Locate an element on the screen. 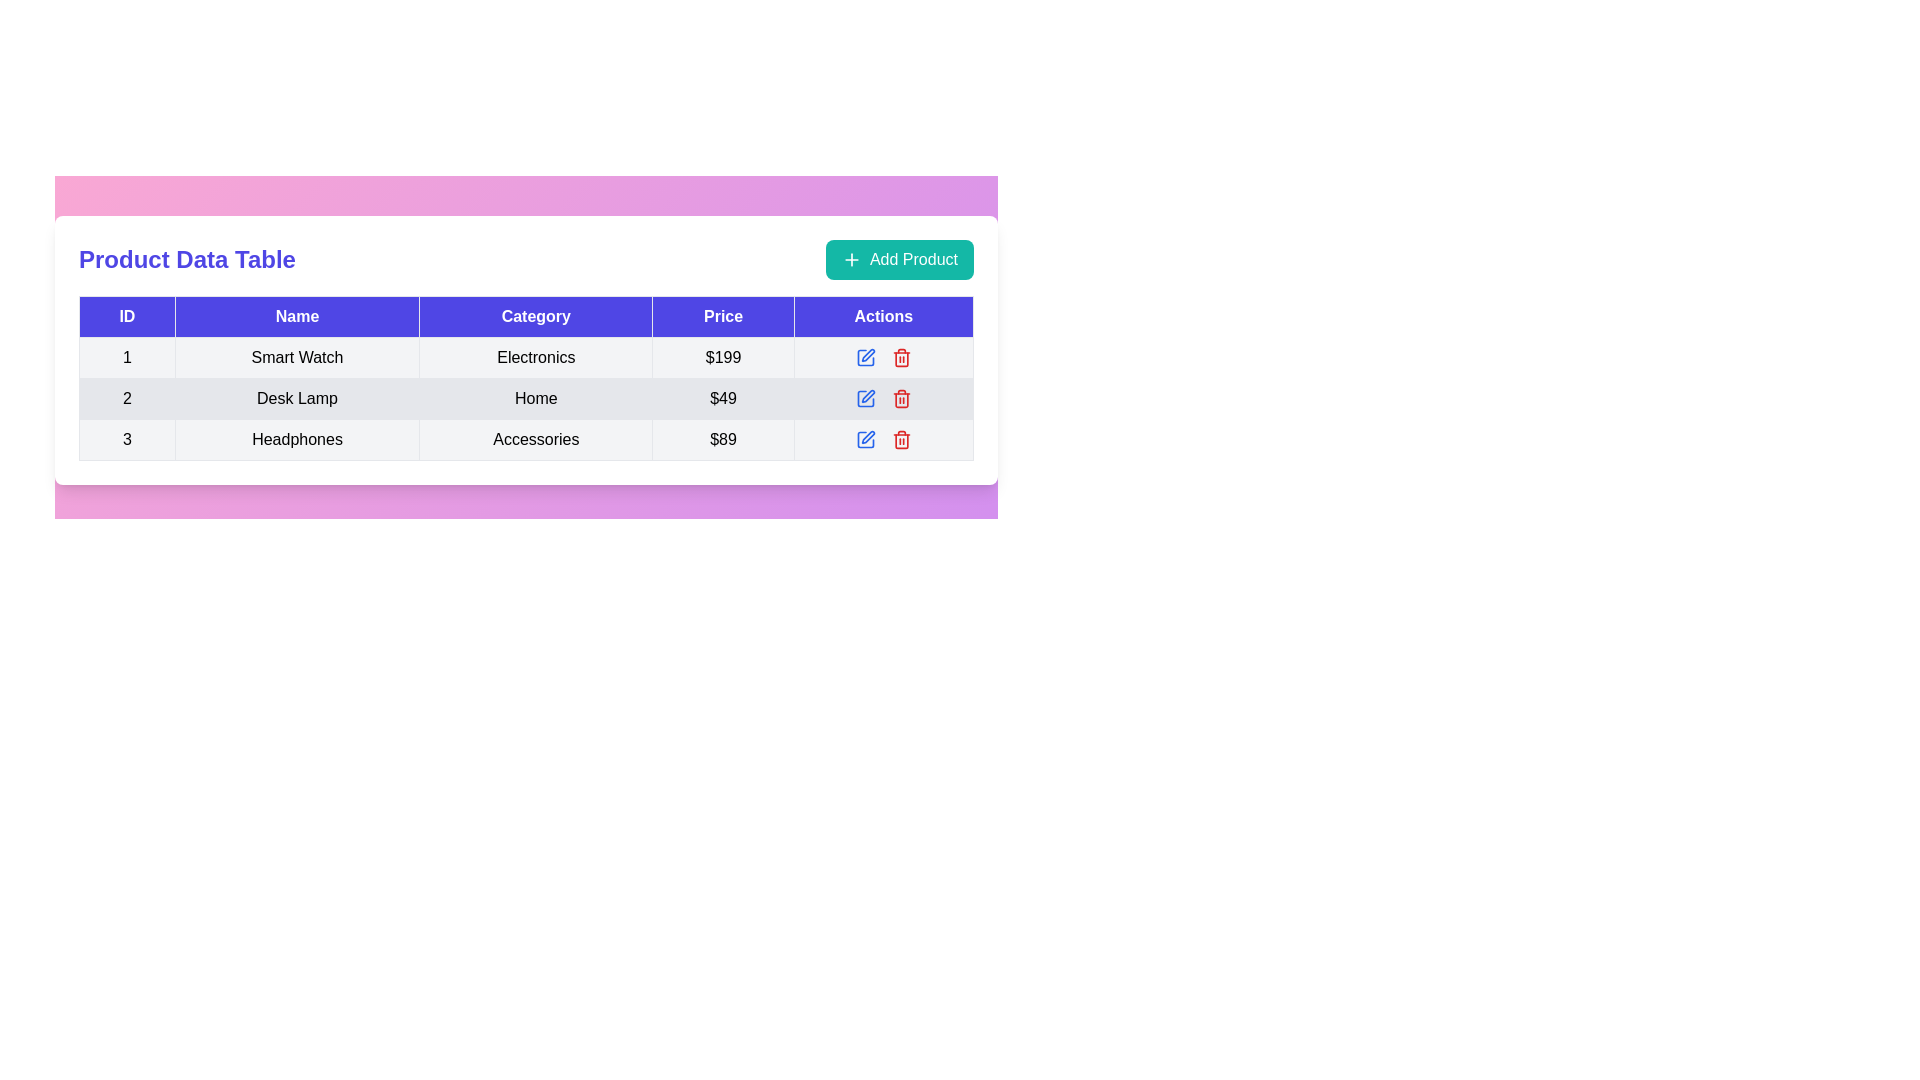 This screenshot has height=1080, width=1920. the cell of the third row in the data table representing the product entry for 'Headphones' to highlight it is located at coordinates (526, 438).